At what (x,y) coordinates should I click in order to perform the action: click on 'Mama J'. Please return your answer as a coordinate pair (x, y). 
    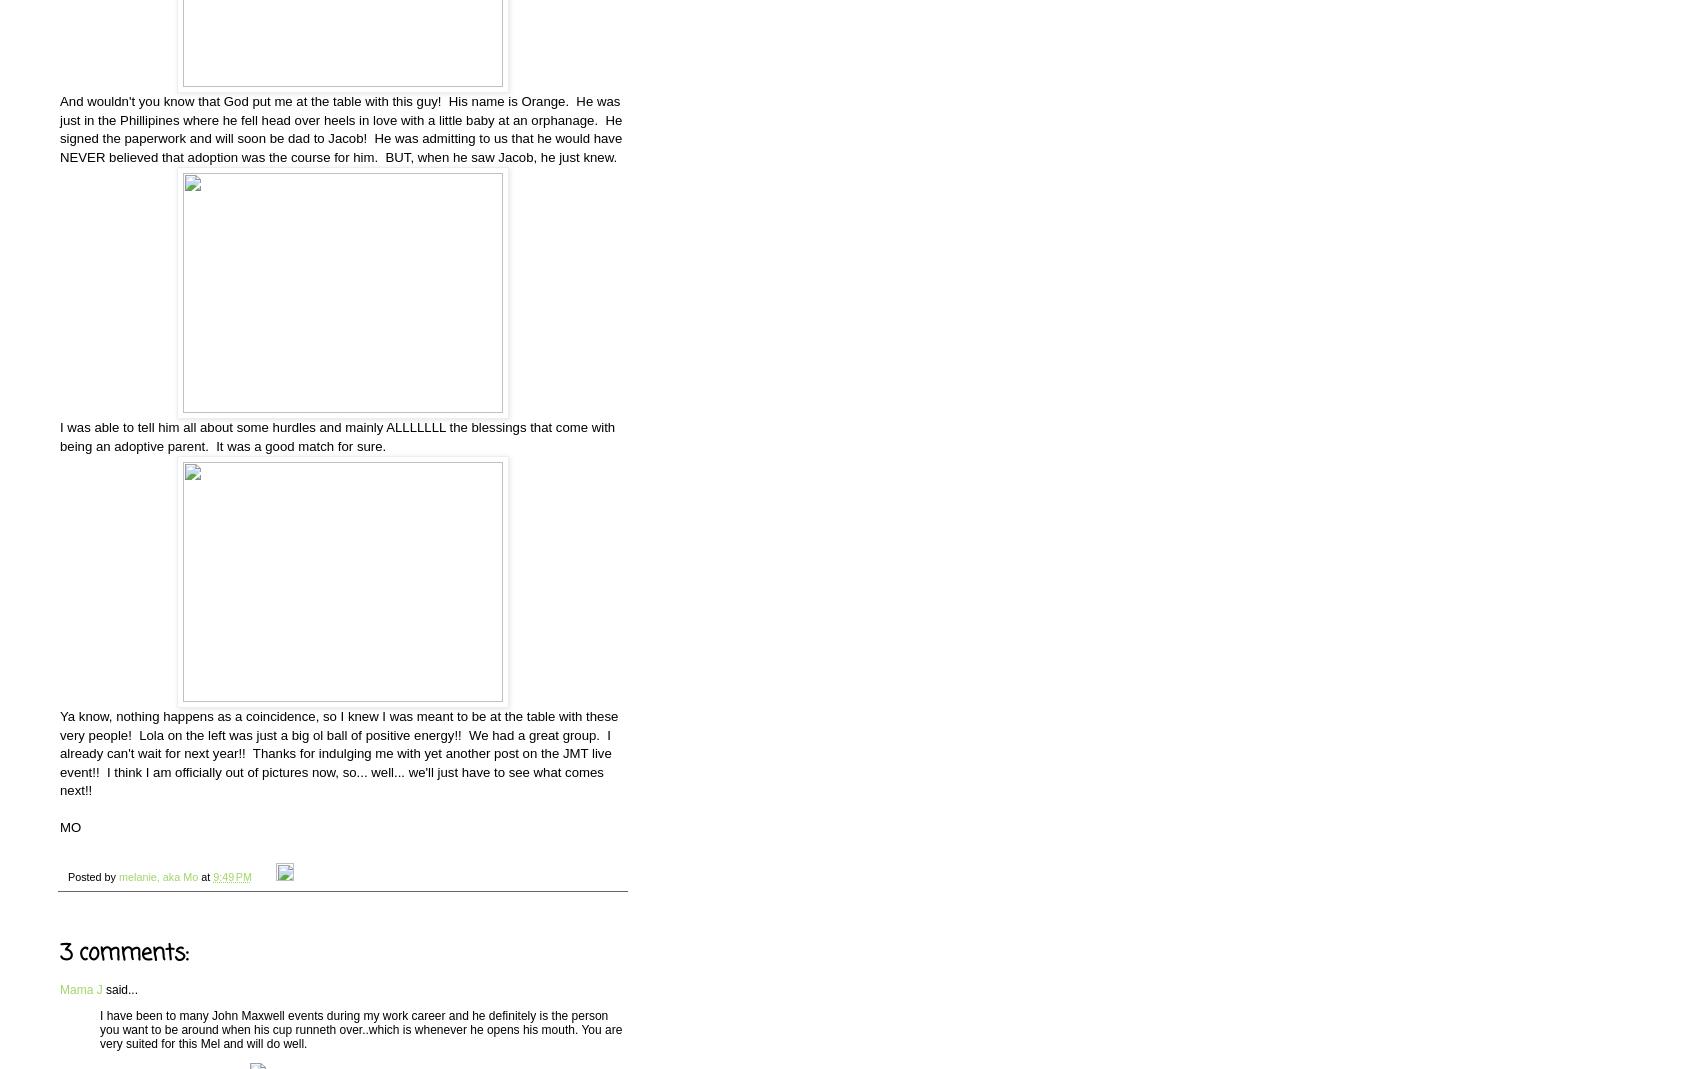
    Looking at the image, I should click on (80, 989).